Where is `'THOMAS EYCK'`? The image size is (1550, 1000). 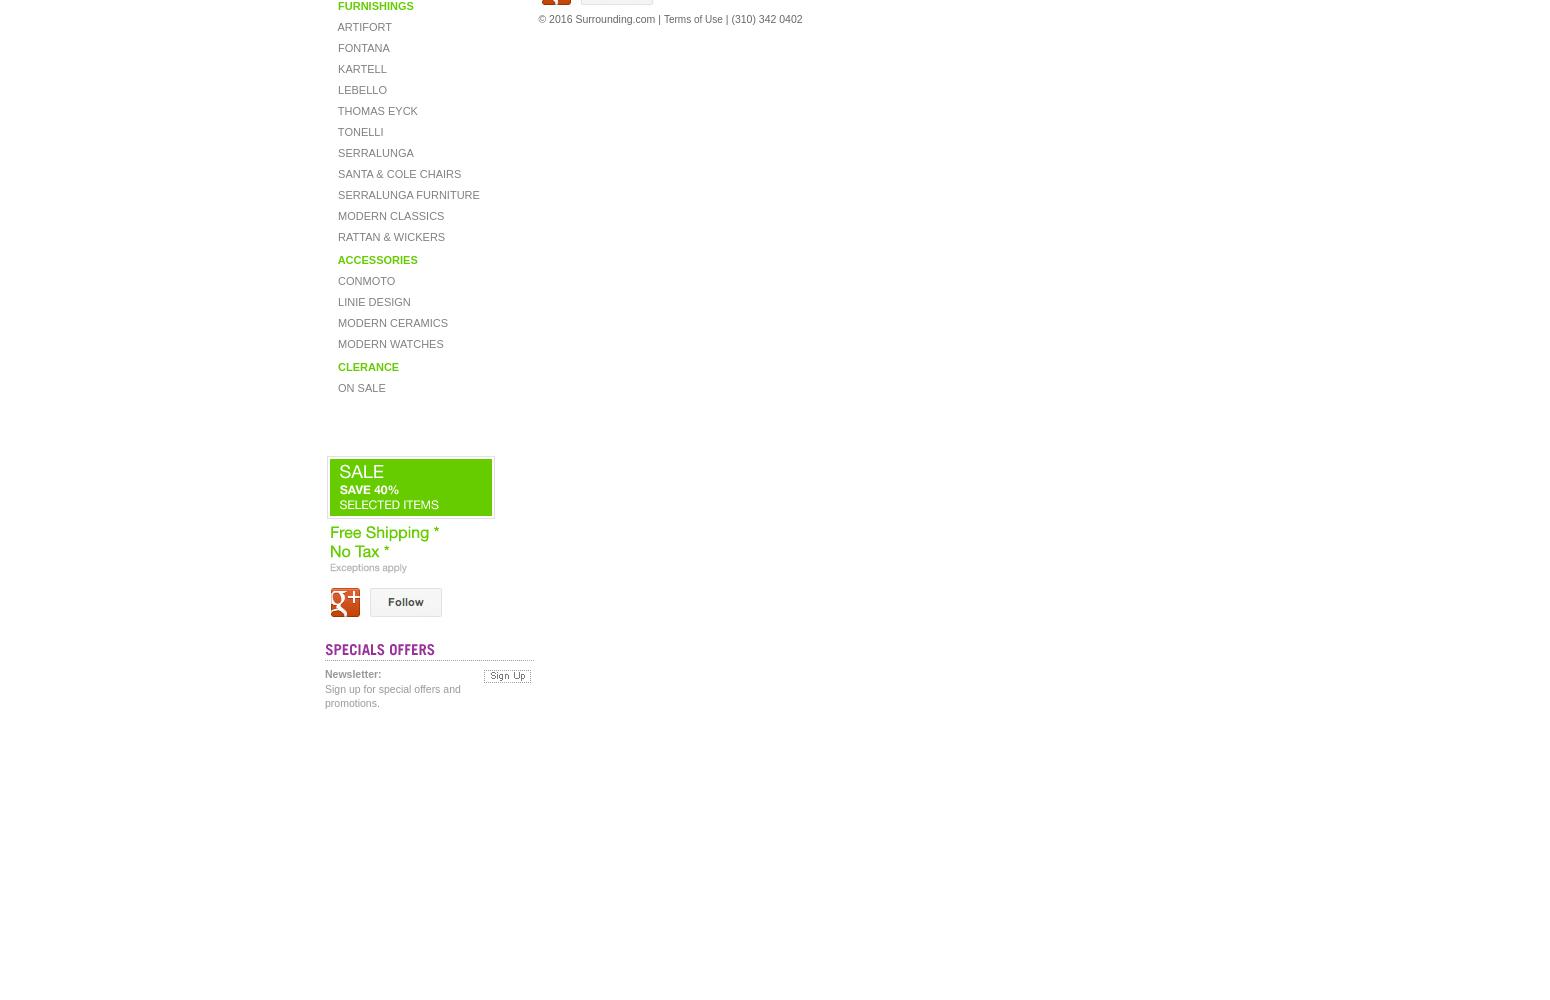
'THOMAS EYCK' is located at coordinates (375, 110).